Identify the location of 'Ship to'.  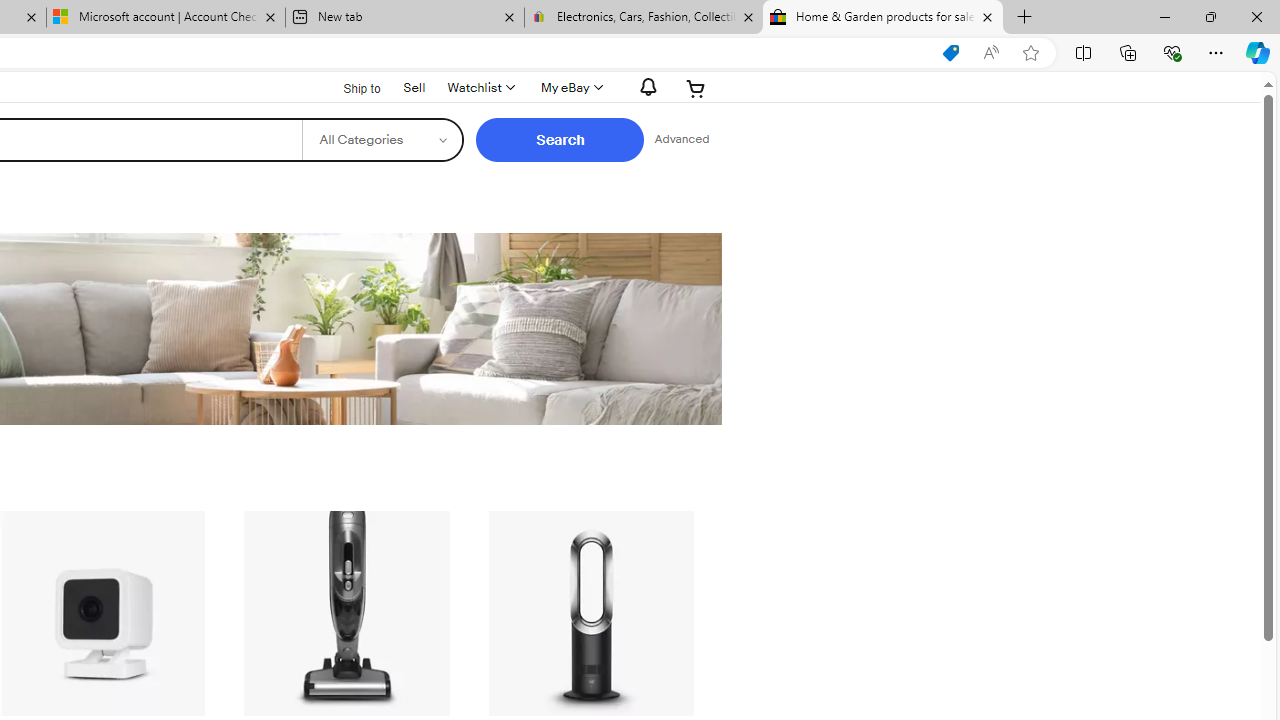
(349, 86).